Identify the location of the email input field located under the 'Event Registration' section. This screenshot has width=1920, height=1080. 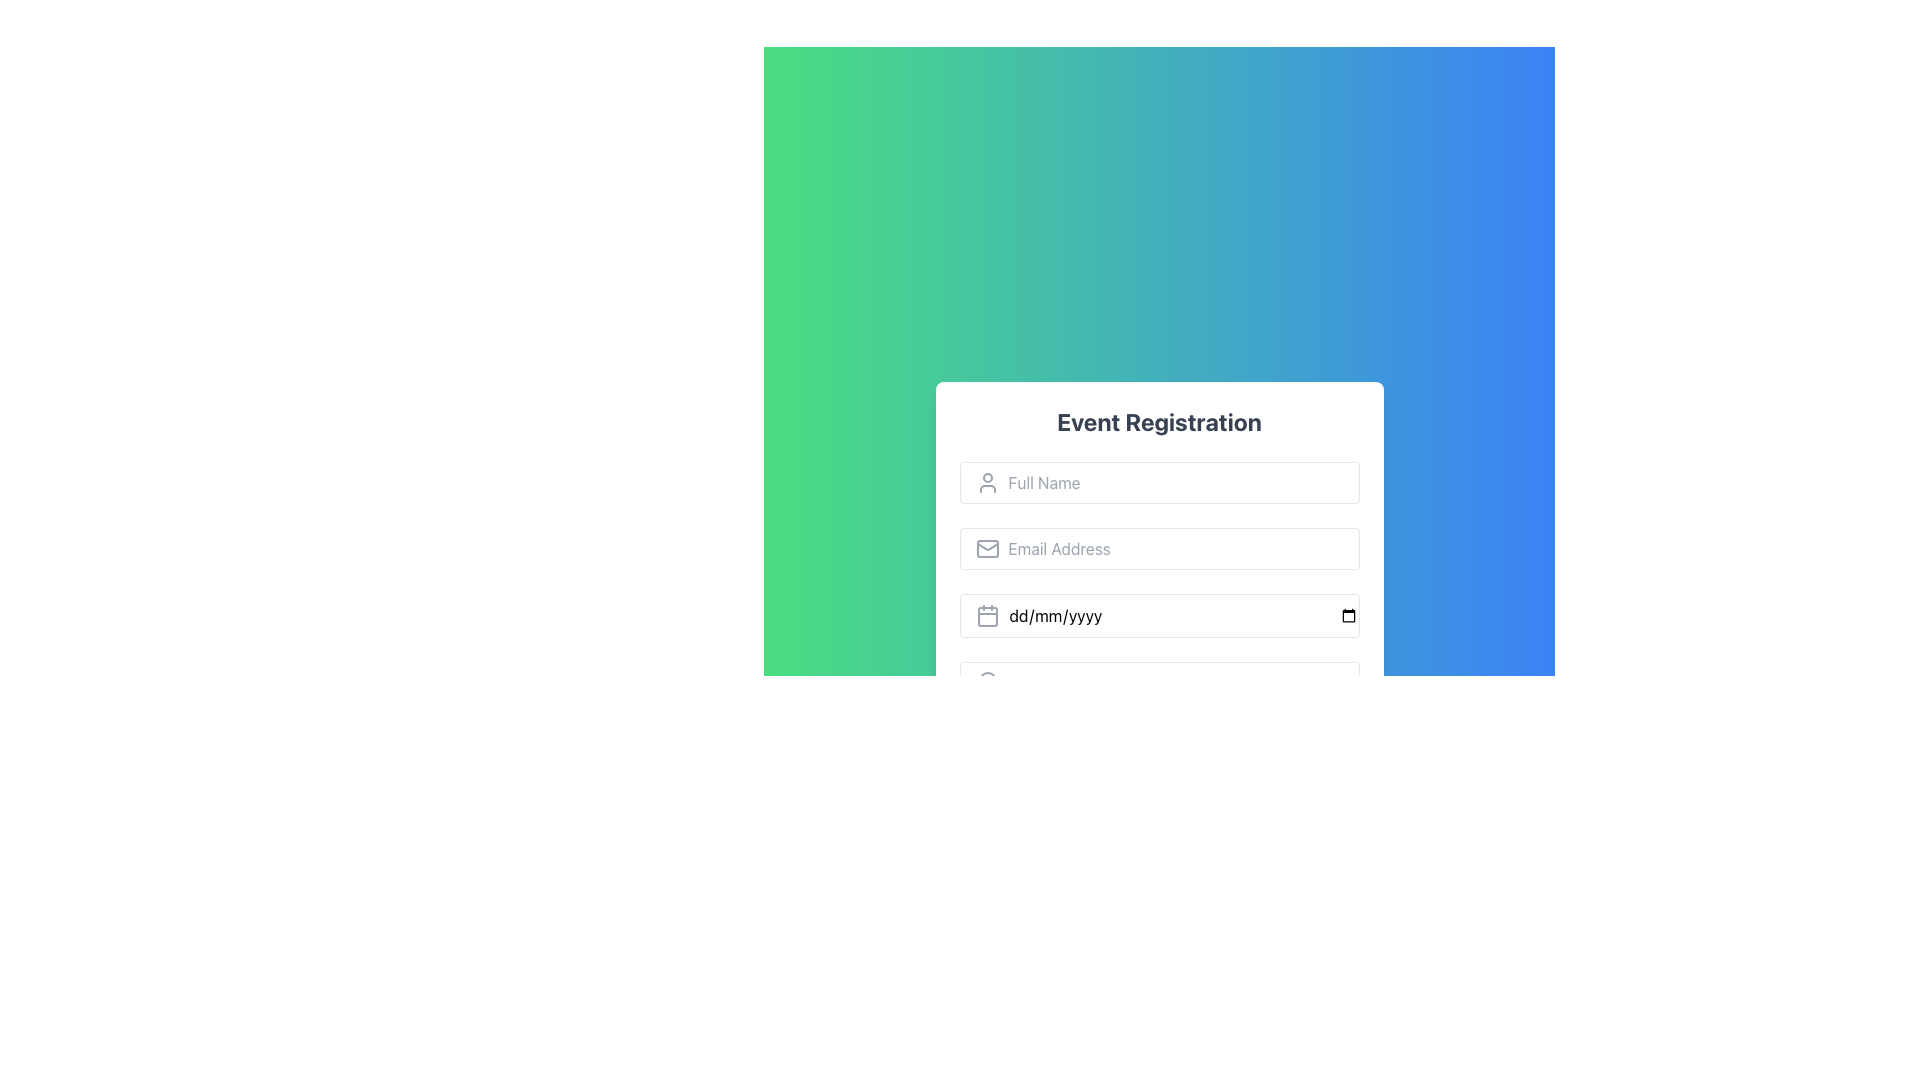
(1159, 548).